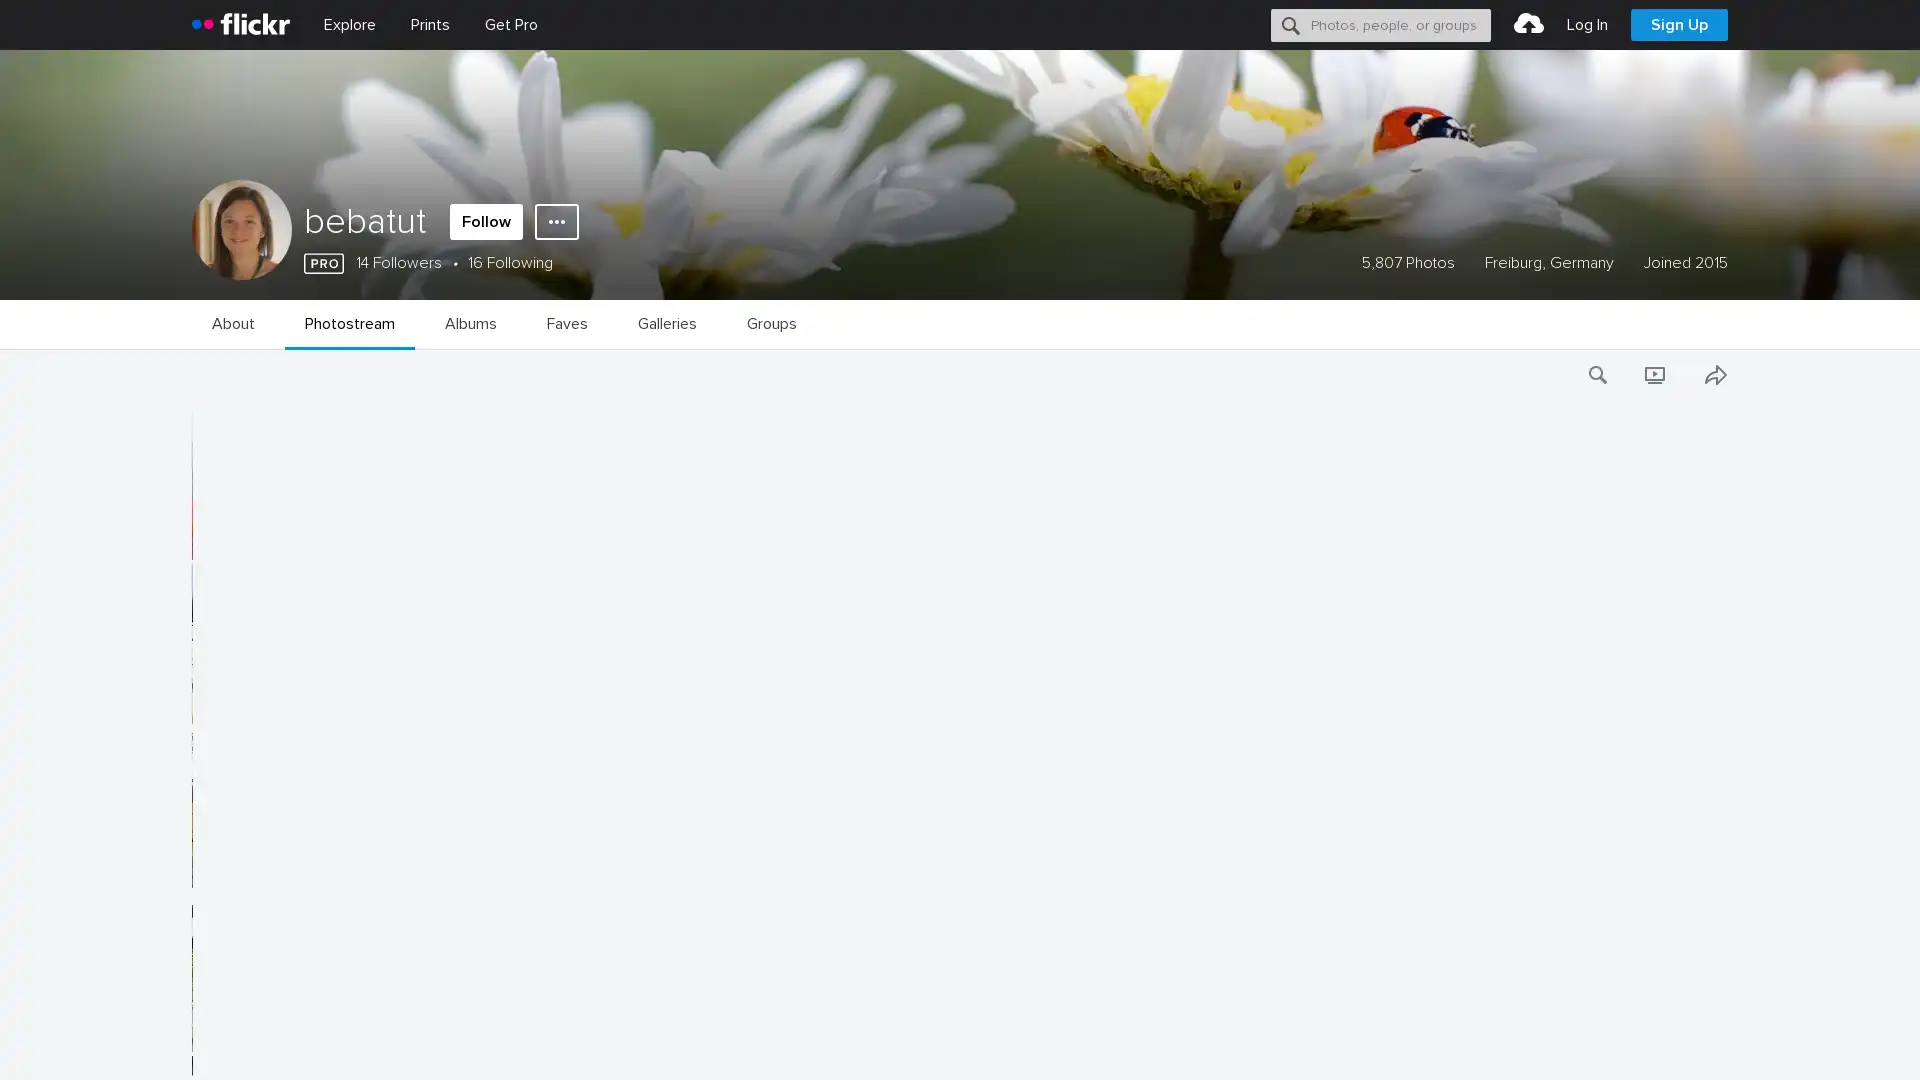 The image size is (1920, 1080). Describe the element at coordinates (1291, 24) in the screenshot. I see `Search` at that location.